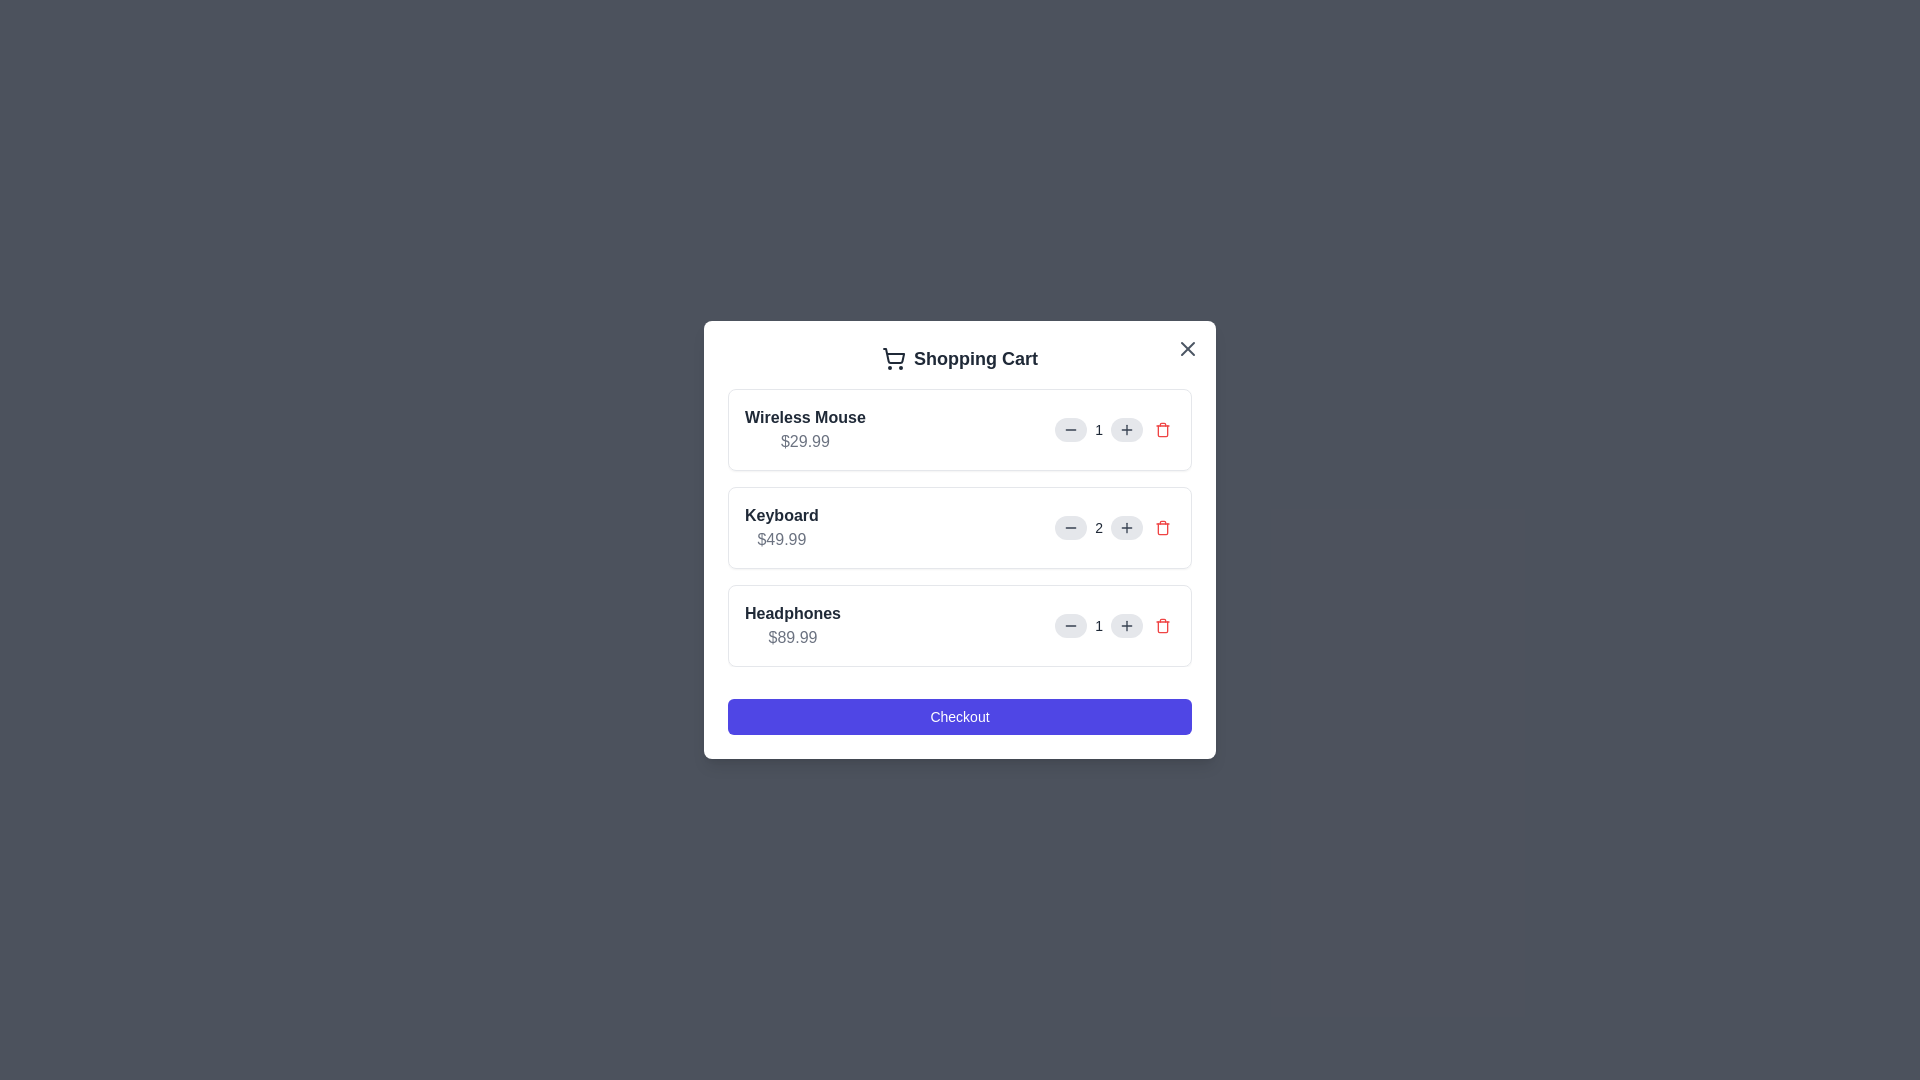  Describe the element at coordinates (960, 527) in the screenshot. I see `the 'Keyboard' item in the shopping cart` at that location.